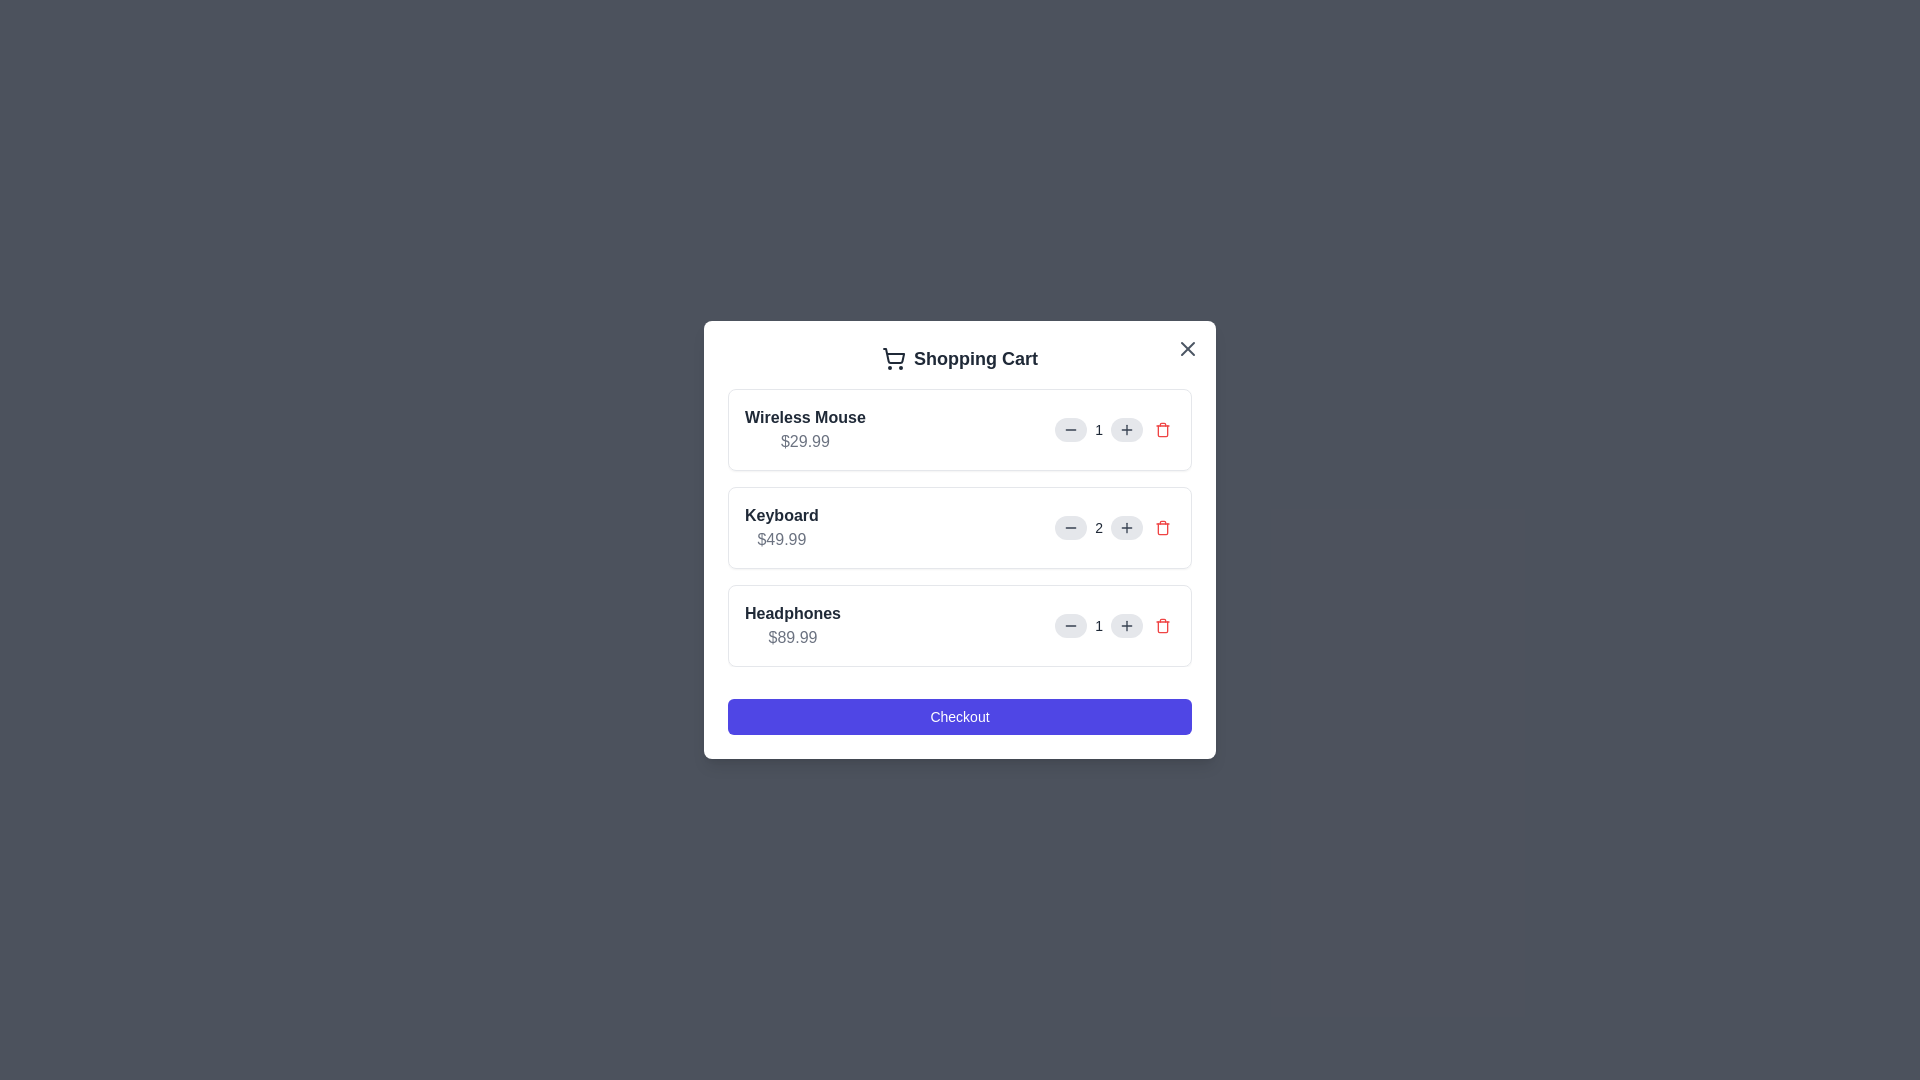  Describe the element at coordinates (960, 527) in the screenshot. I see `the 'Keyboard' item in the shopping cart` at that location.